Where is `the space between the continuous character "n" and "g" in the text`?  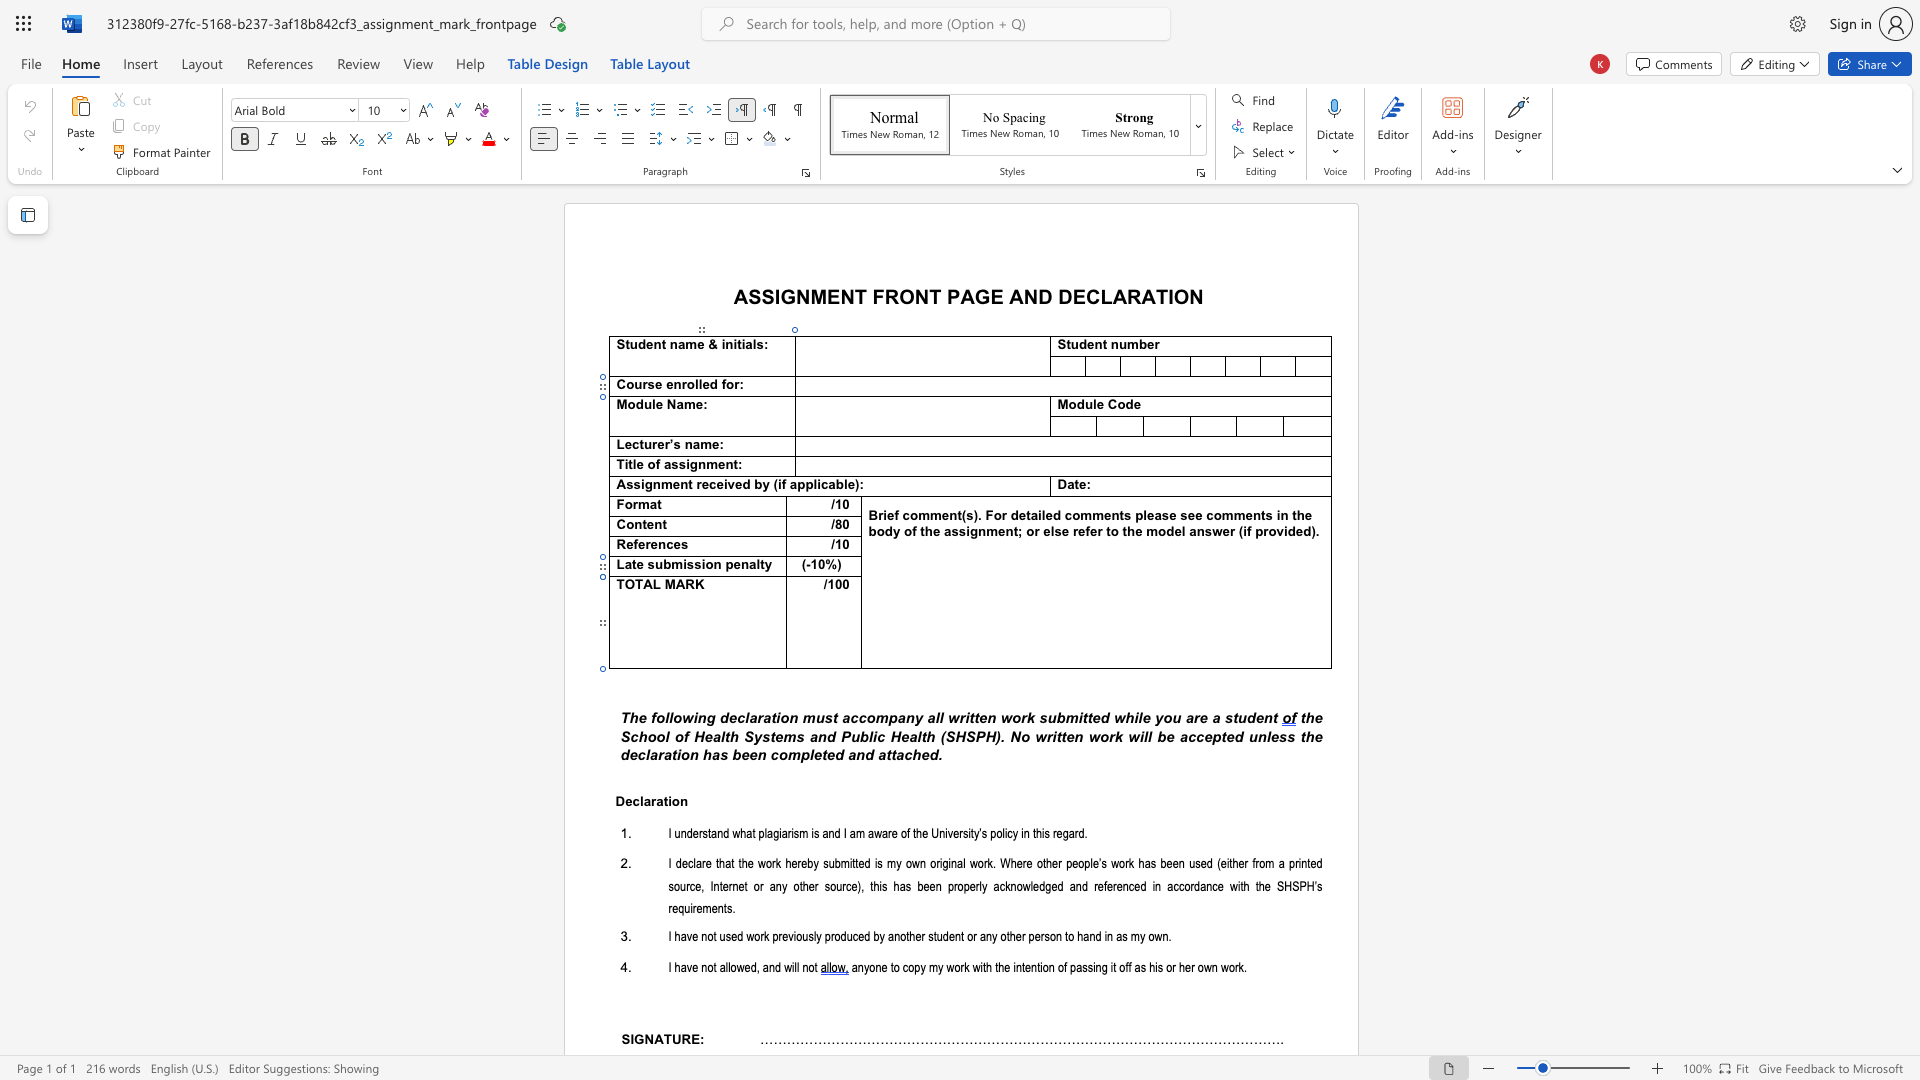
the space between the continuous character "n" and "g" in the text is located at coordinates (706, 717).